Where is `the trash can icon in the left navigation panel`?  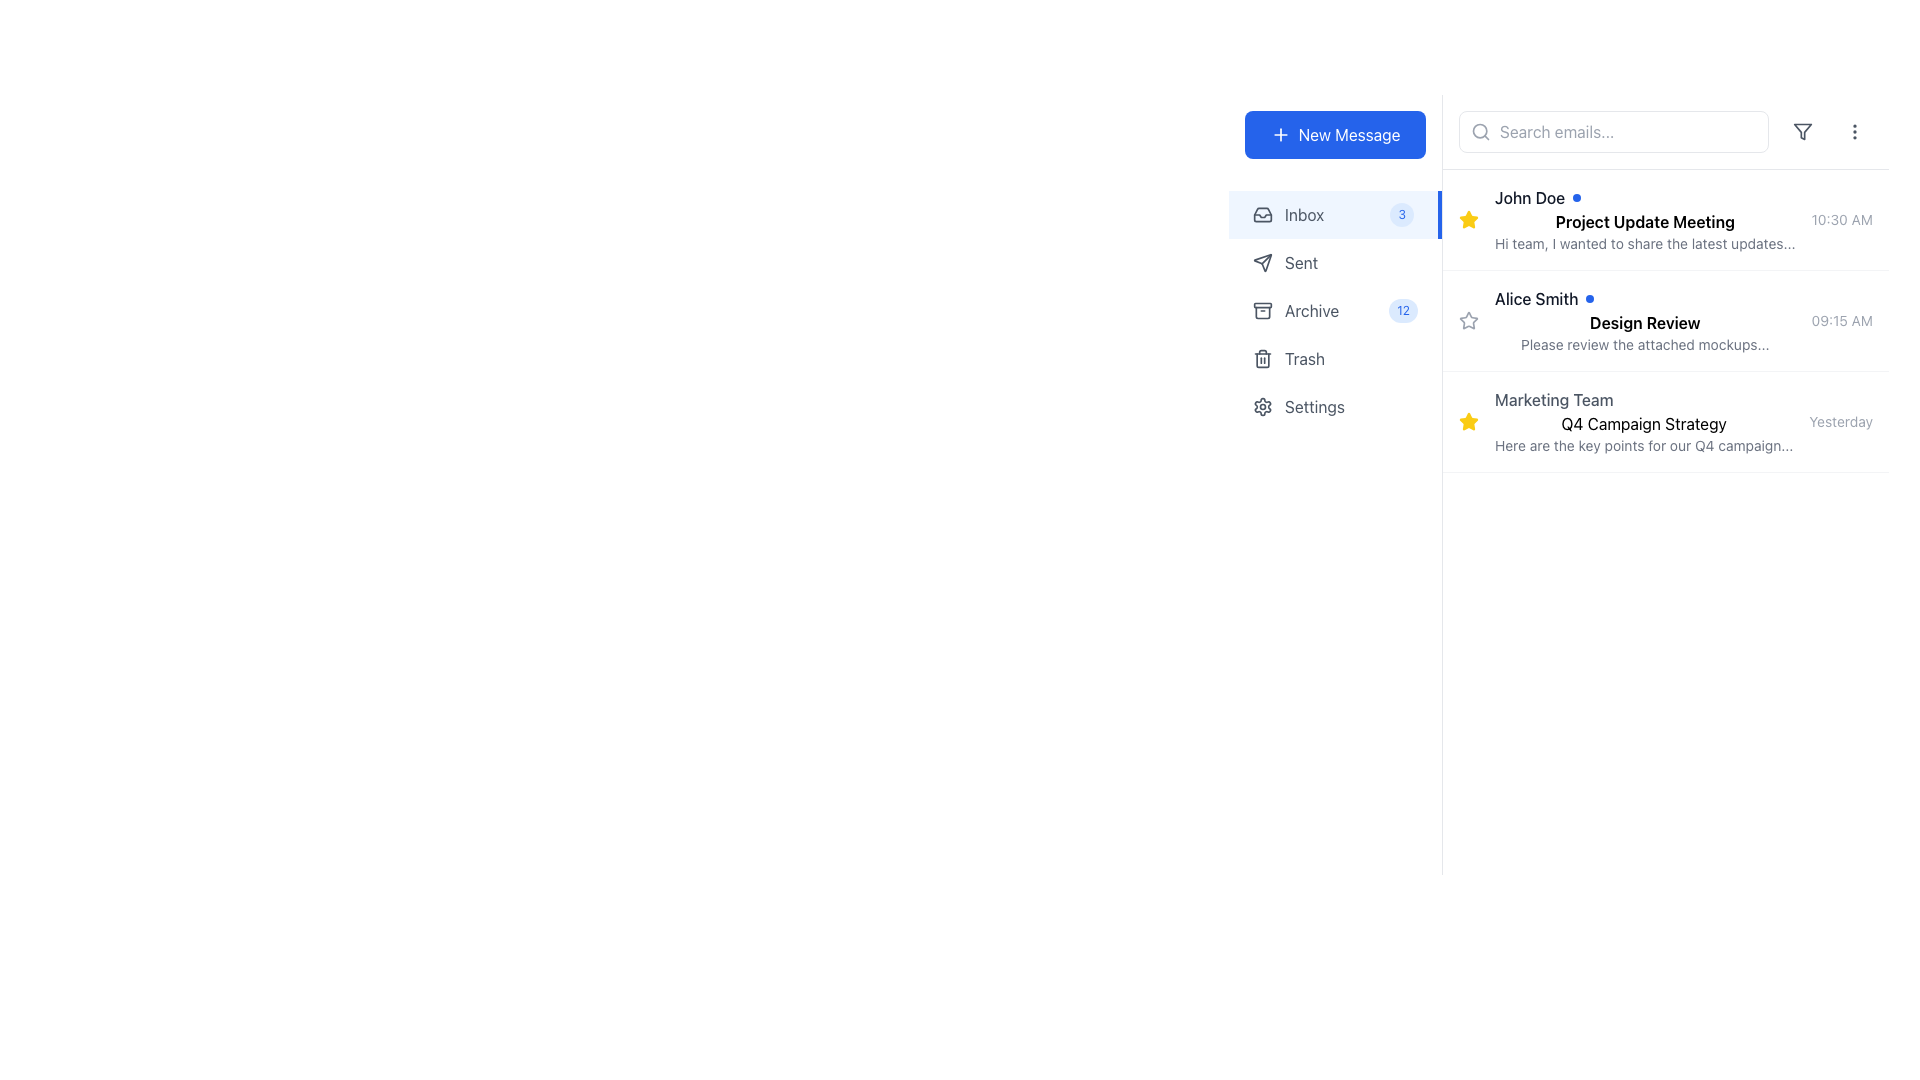 the trash can icon in the left navigation panel is located at coordinates (1261, 357).